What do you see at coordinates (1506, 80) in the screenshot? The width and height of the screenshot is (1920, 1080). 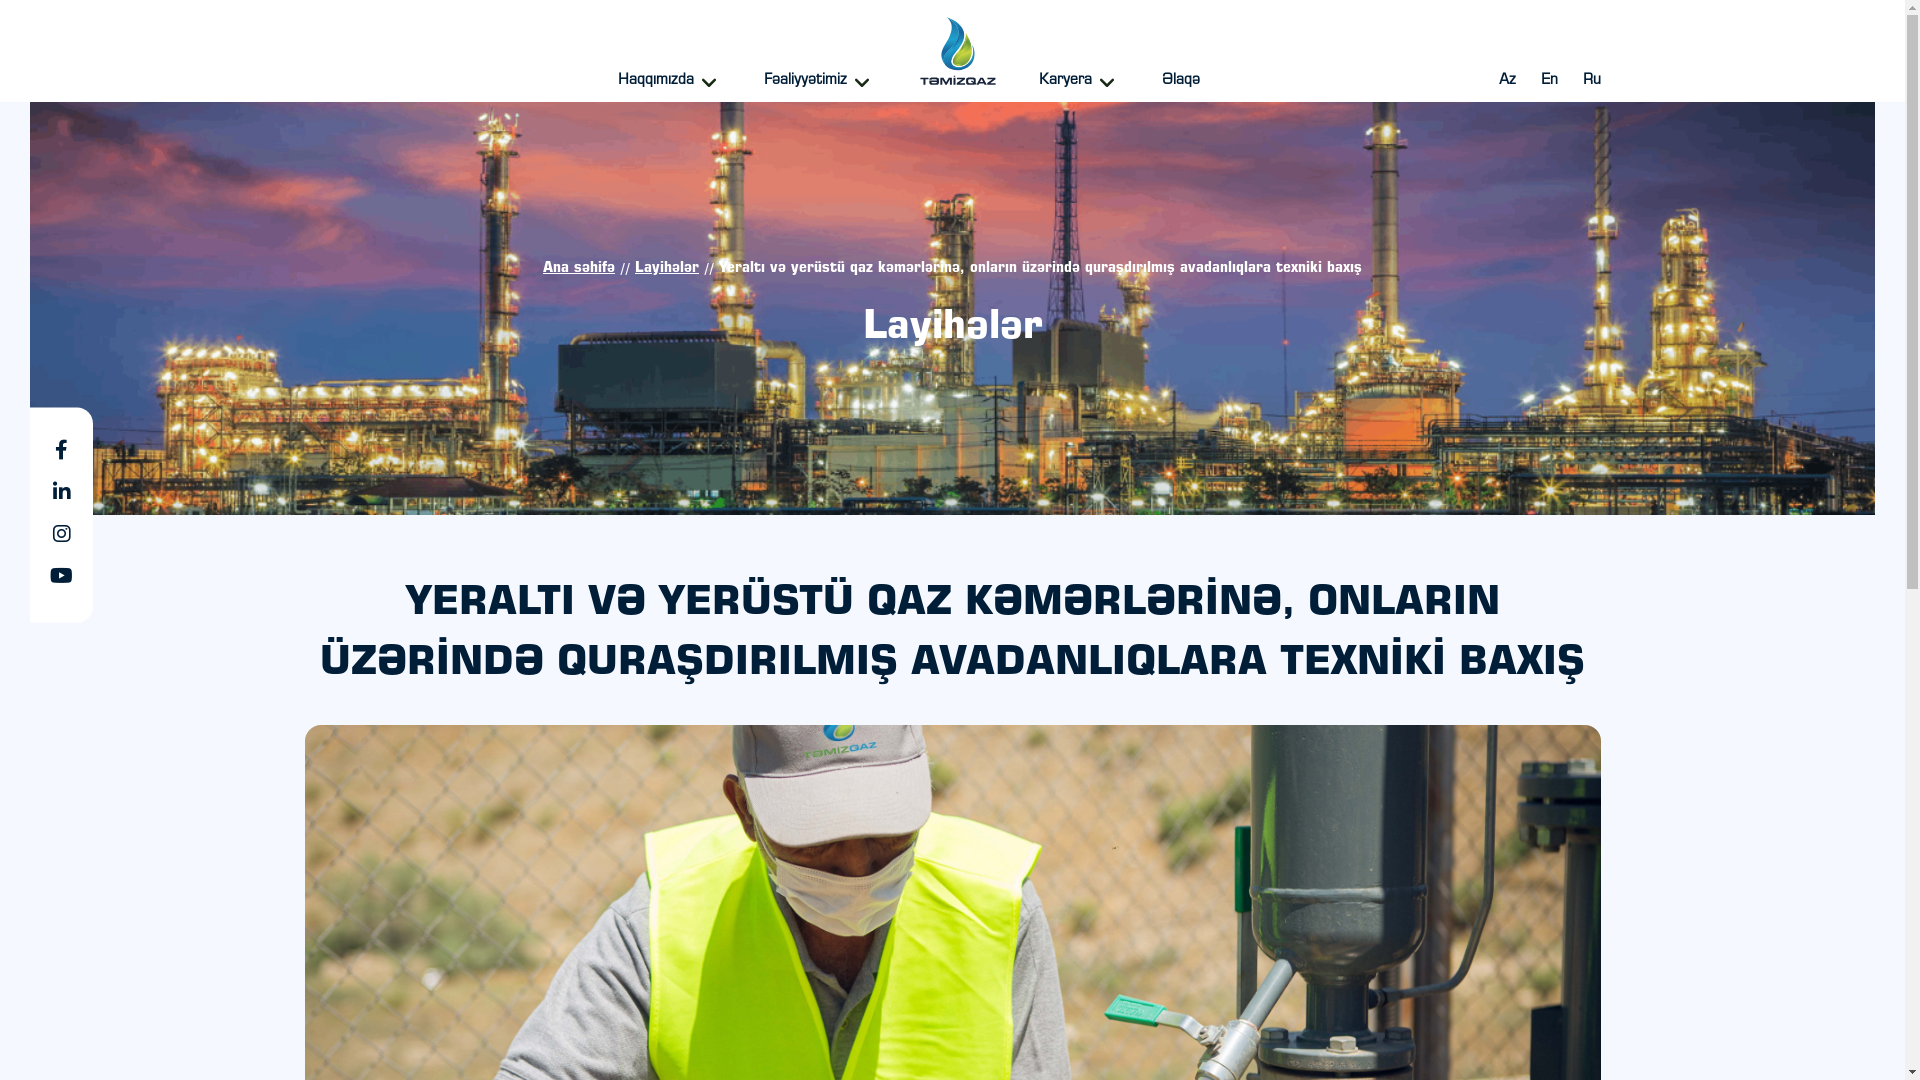 I see `'Az'` at bounding box center [1506, 80].